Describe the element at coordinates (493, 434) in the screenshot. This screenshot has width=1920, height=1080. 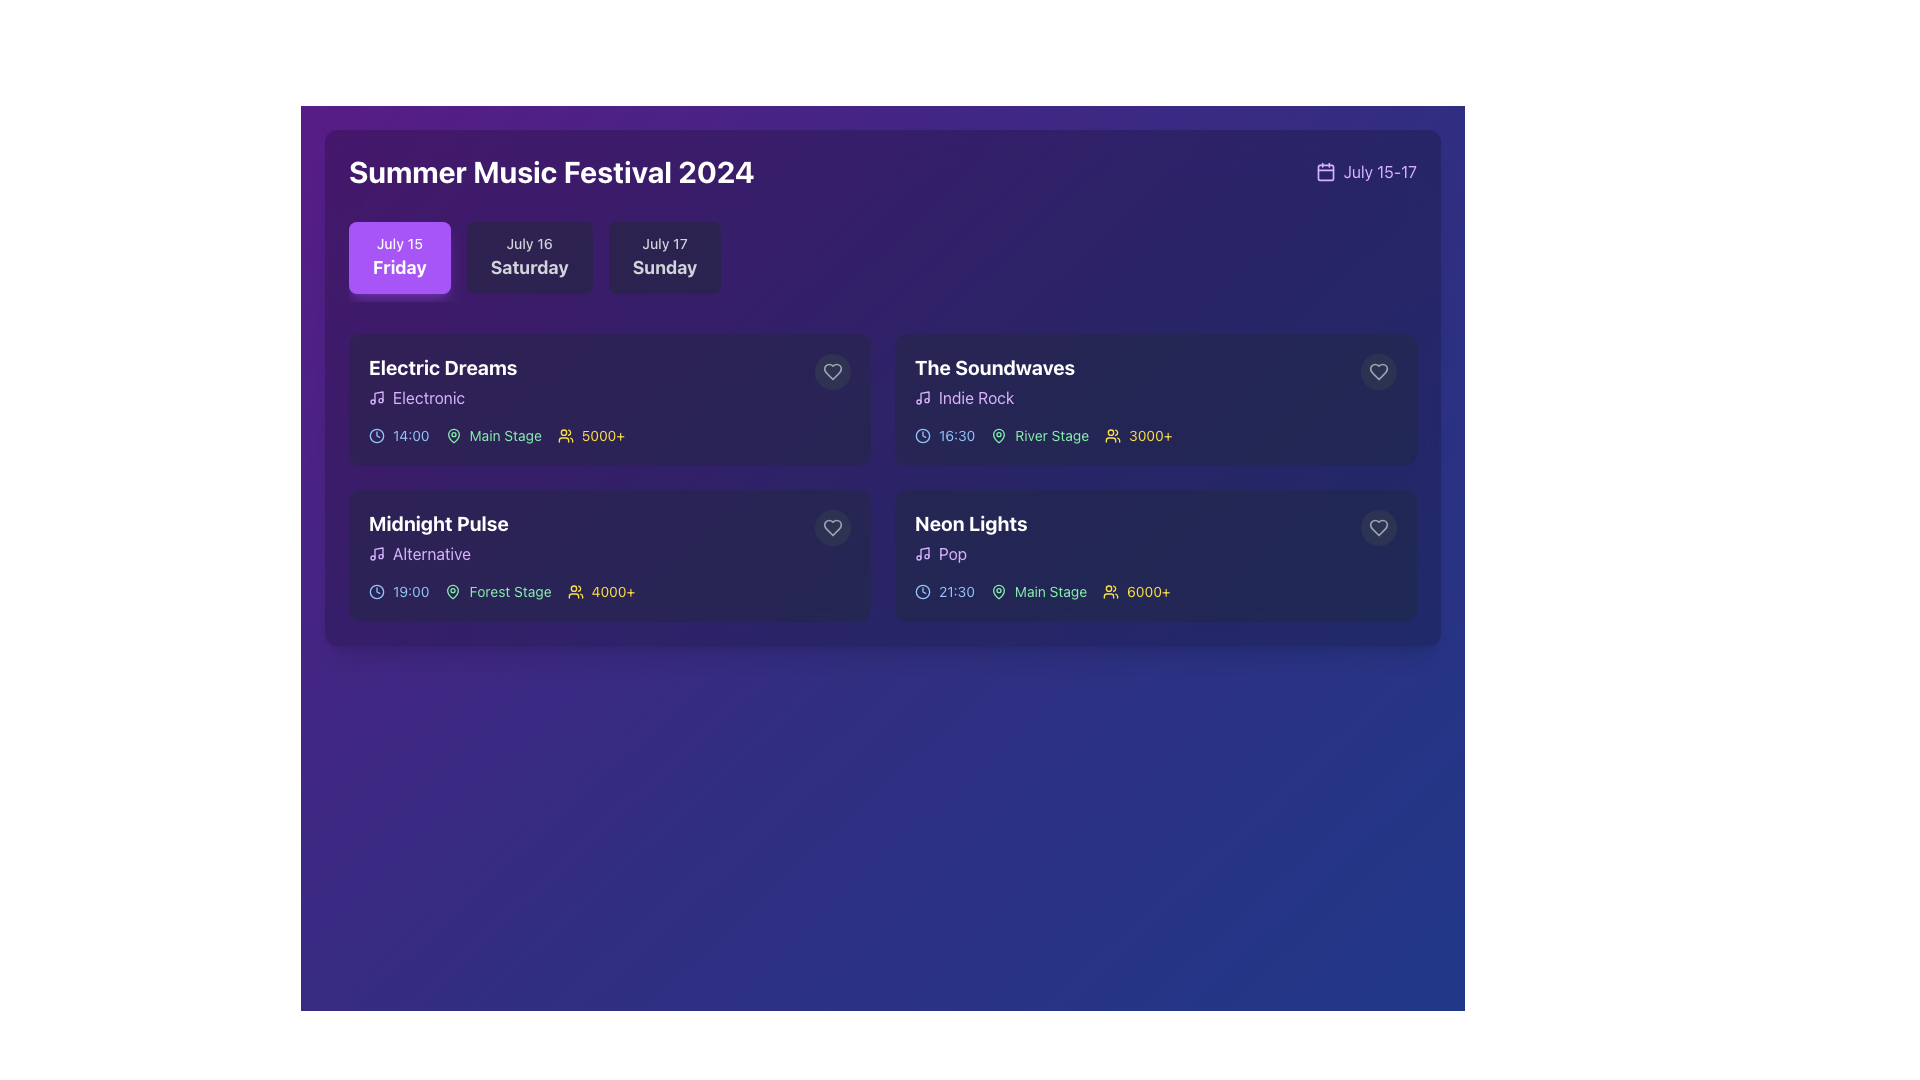
I see `'Main Stage' text label with a green map pin icon located in the 'Electric Dreams' event card under the 'Friday' tab, positioned between the event time and audience count` at that location.